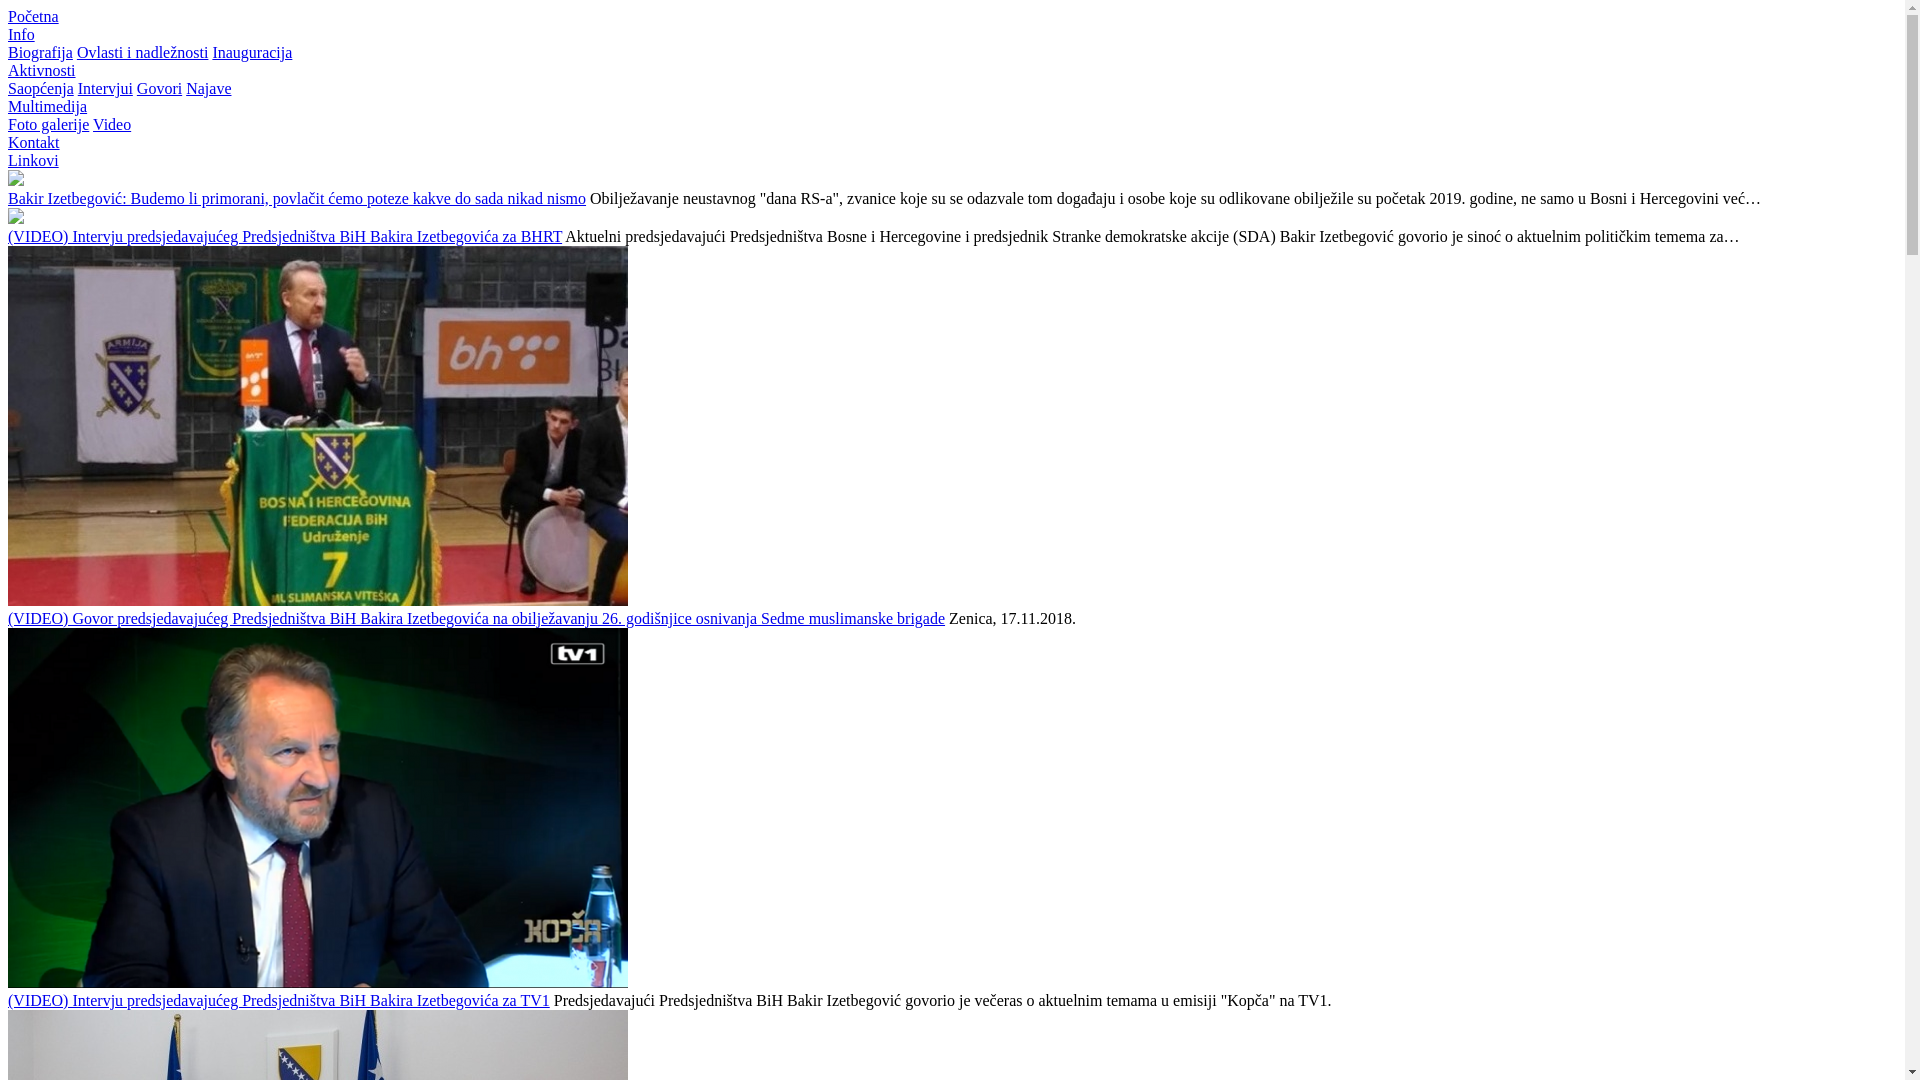 The width and height of the screenshot is (1920, 1080). What do you see at coordinates (186, 87) in the screenshot?
I see `'Najave'` at bounding box center [186, 87].